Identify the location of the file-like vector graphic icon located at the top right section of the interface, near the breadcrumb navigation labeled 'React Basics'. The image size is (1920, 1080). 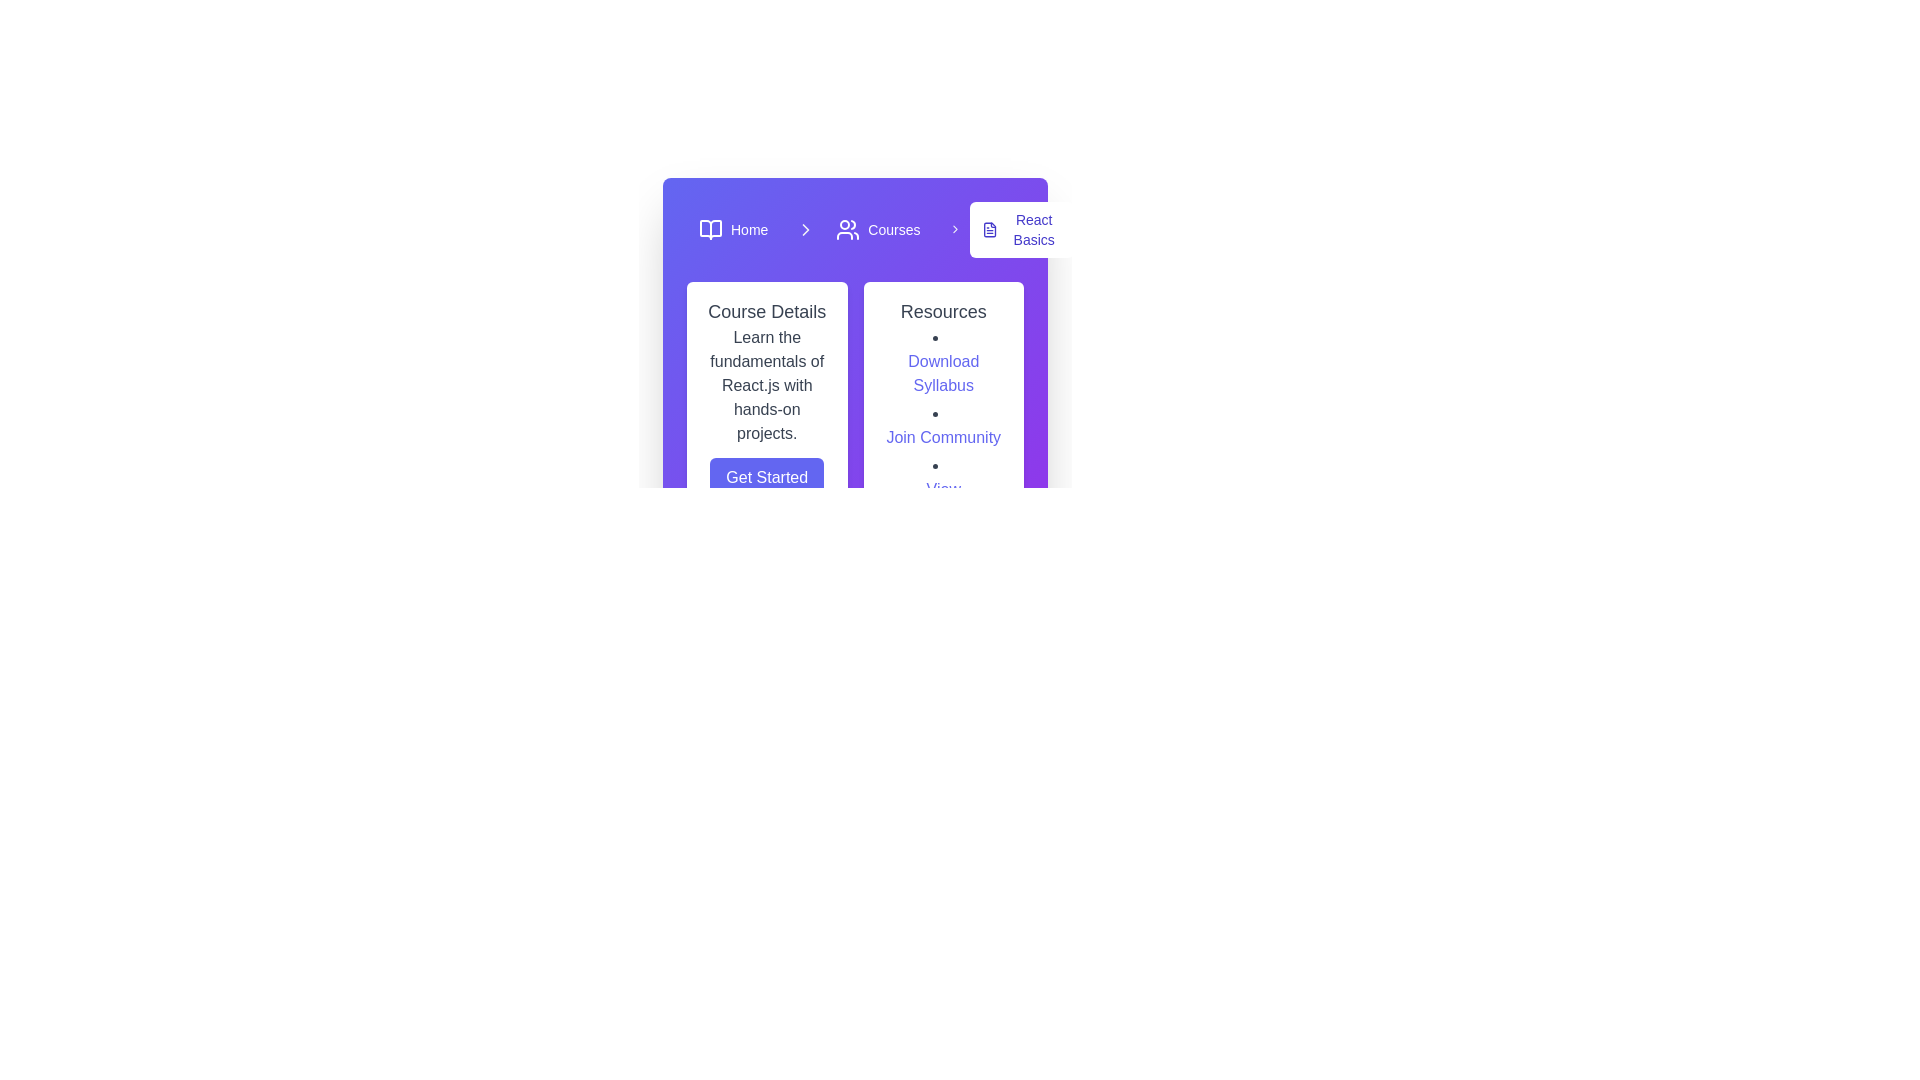
(990, 229).